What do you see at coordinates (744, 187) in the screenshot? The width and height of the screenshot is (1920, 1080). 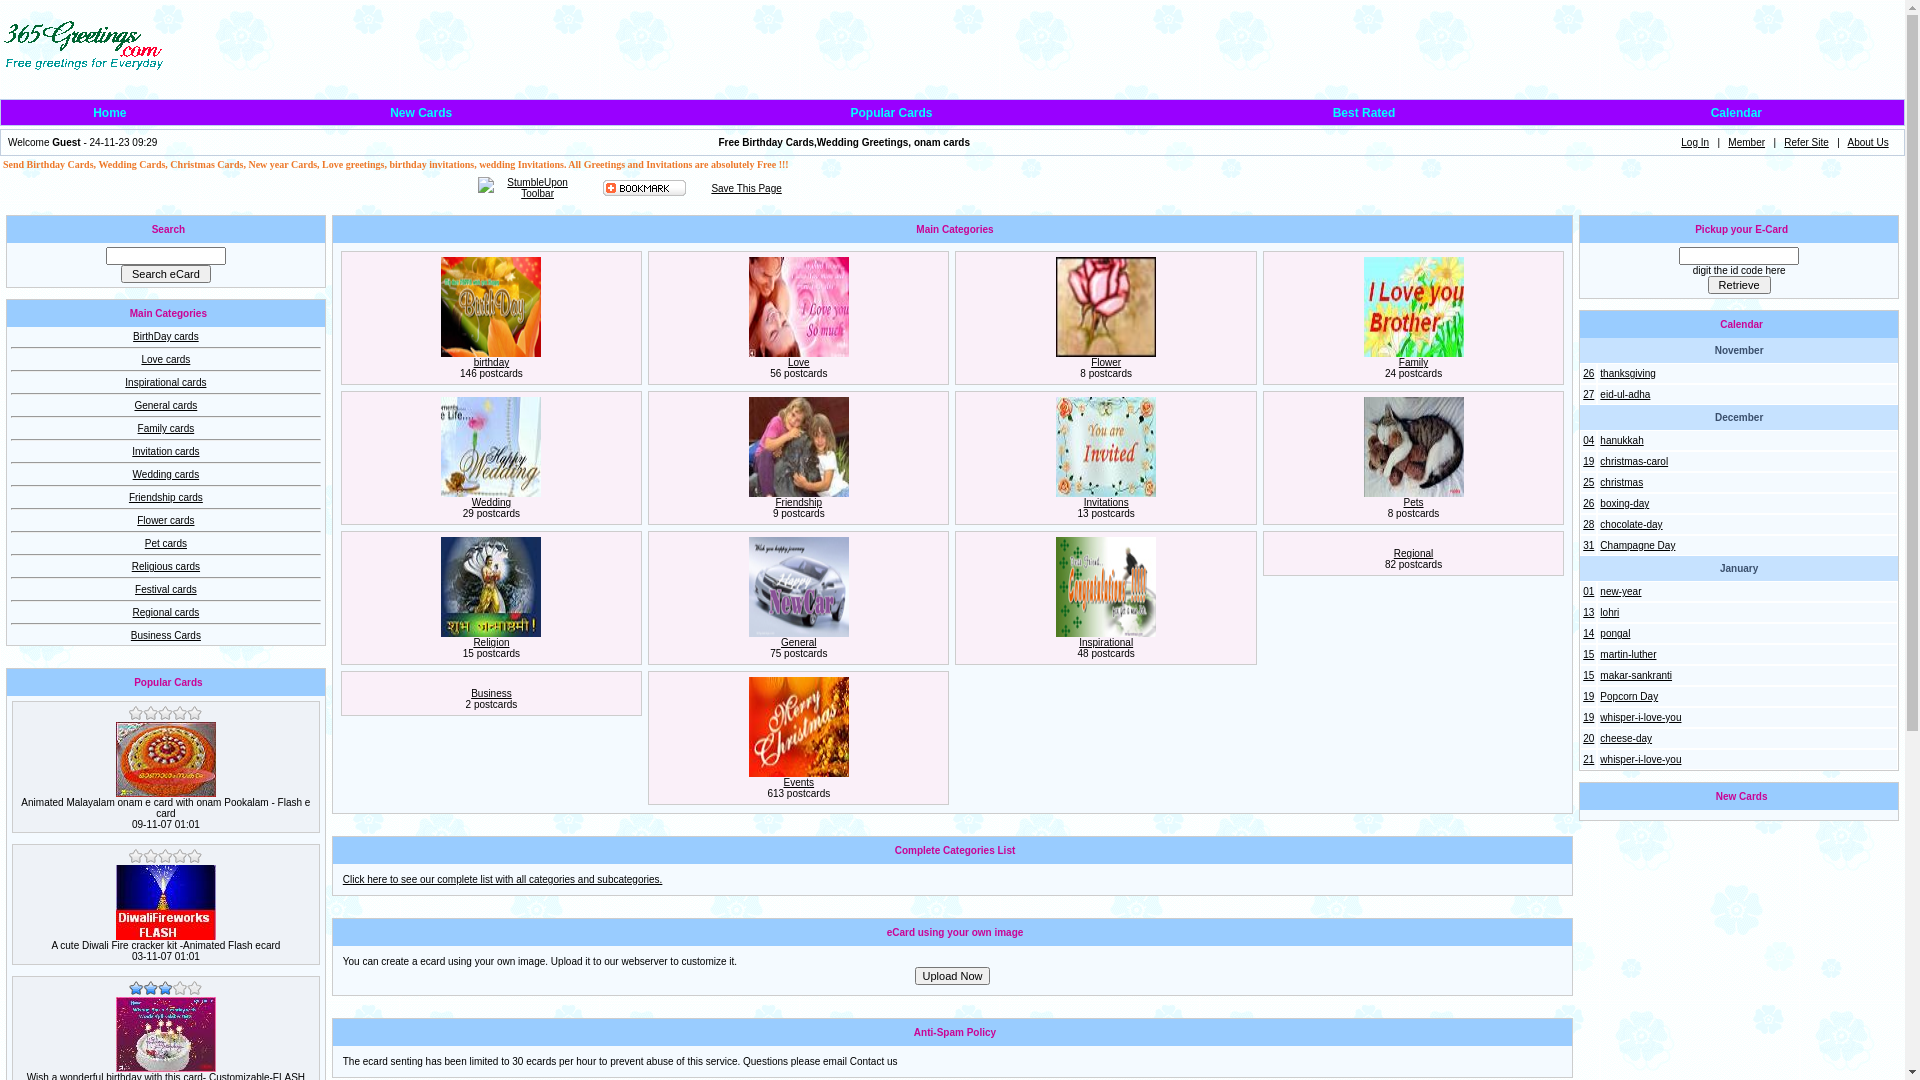 I see `'Save This Page'` at bounding box center [744, 187].